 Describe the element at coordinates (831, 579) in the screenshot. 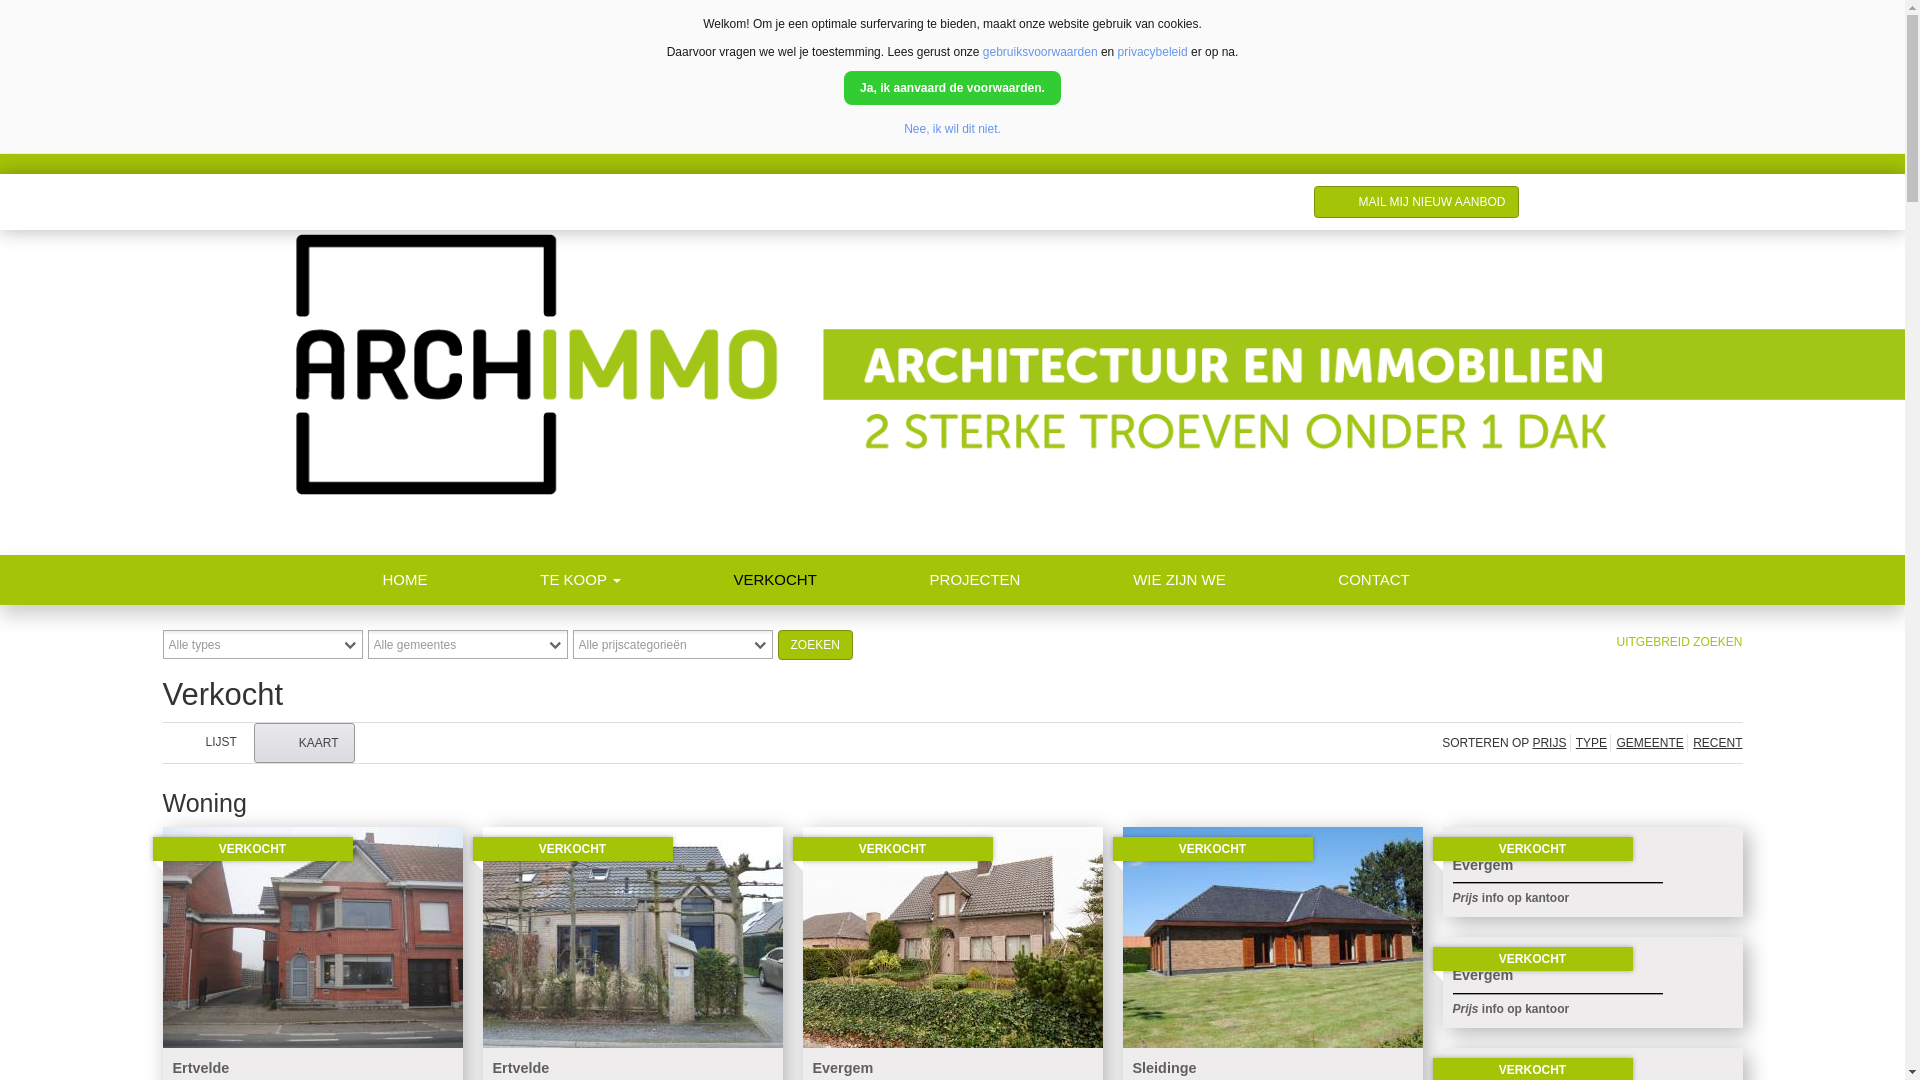

I see `'VERKOCHT'` at that location.